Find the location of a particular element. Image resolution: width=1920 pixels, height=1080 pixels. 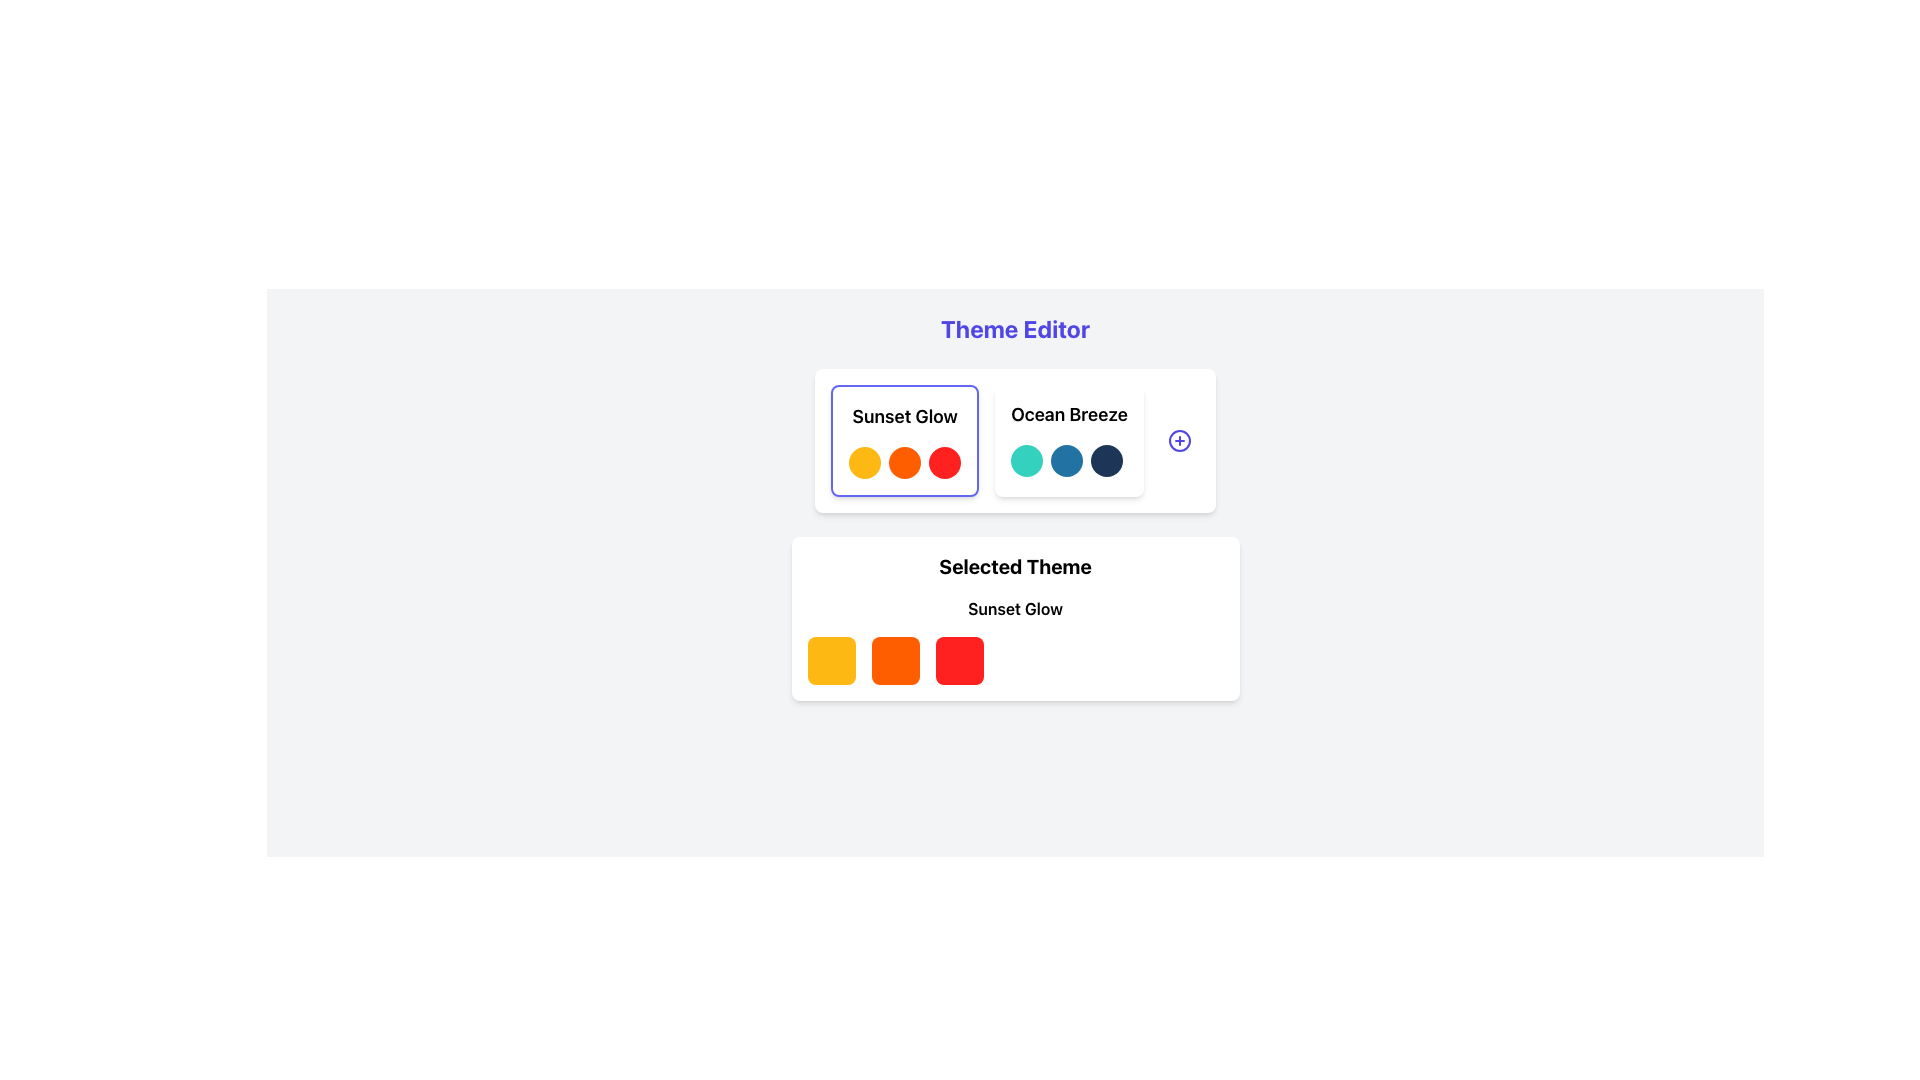

the text display that shows 'Sunset Glow,' which is styled in bold and located below the 'Selected Theme' title is located at coordinates (1015, 608).